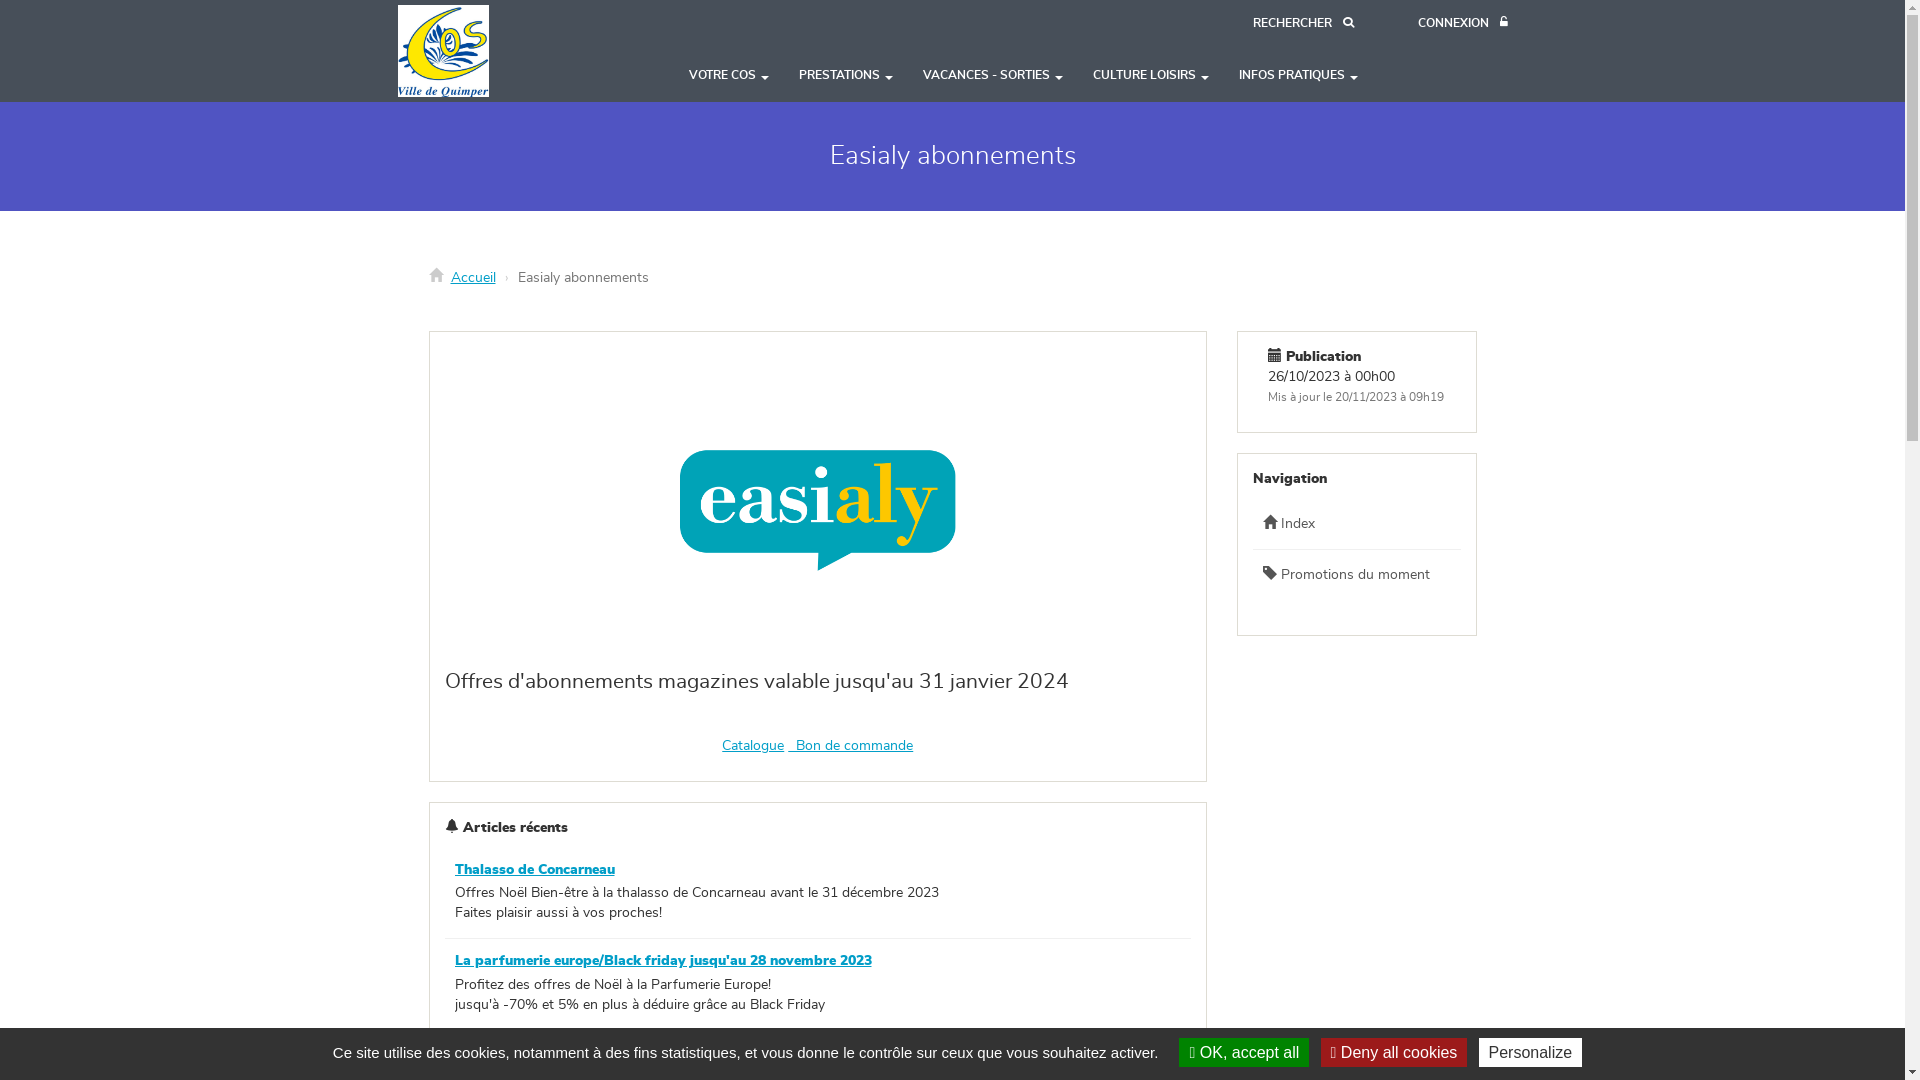 This screenshot has width=1920, height=1080. I want to click on 'VOTRE COS', so click(728, 73).